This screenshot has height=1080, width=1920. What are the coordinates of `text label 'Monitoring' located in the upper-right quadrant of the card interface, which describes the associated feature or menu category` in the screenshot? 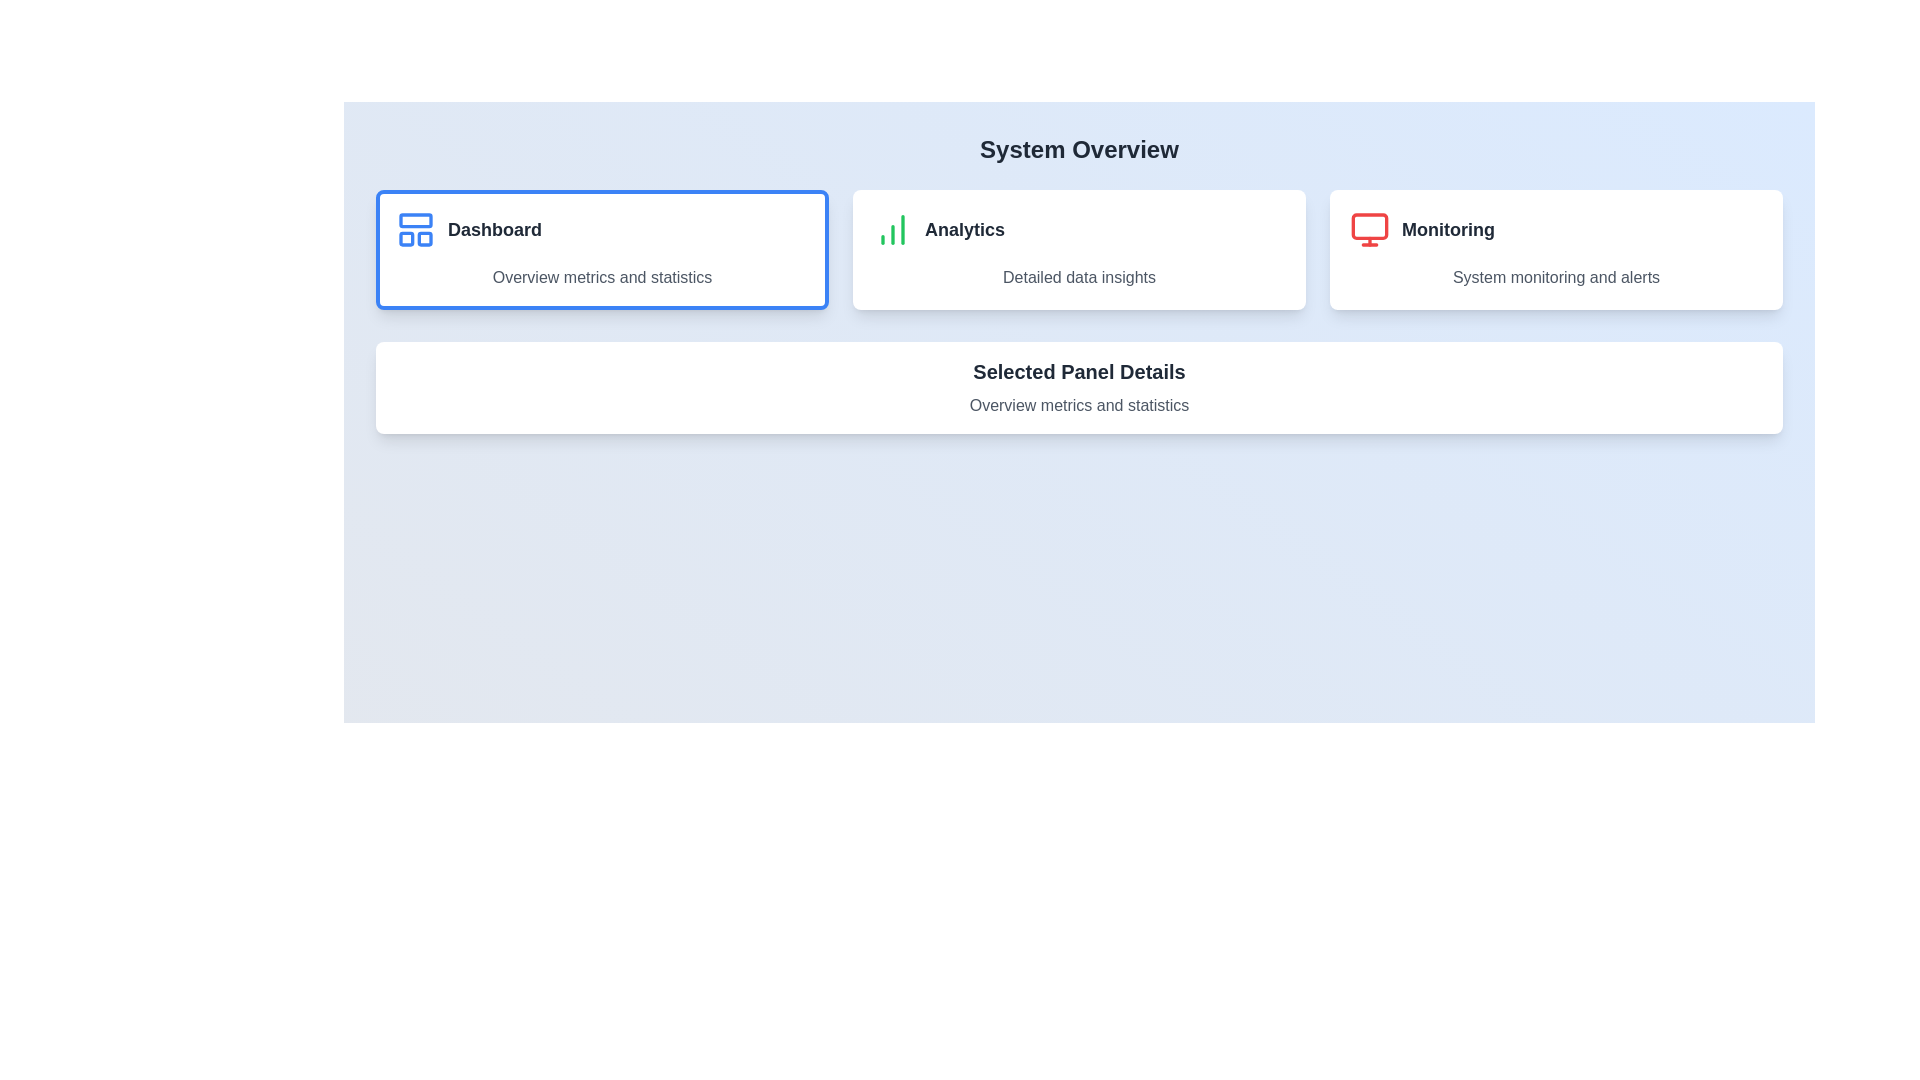 It's located at (1448, 229).